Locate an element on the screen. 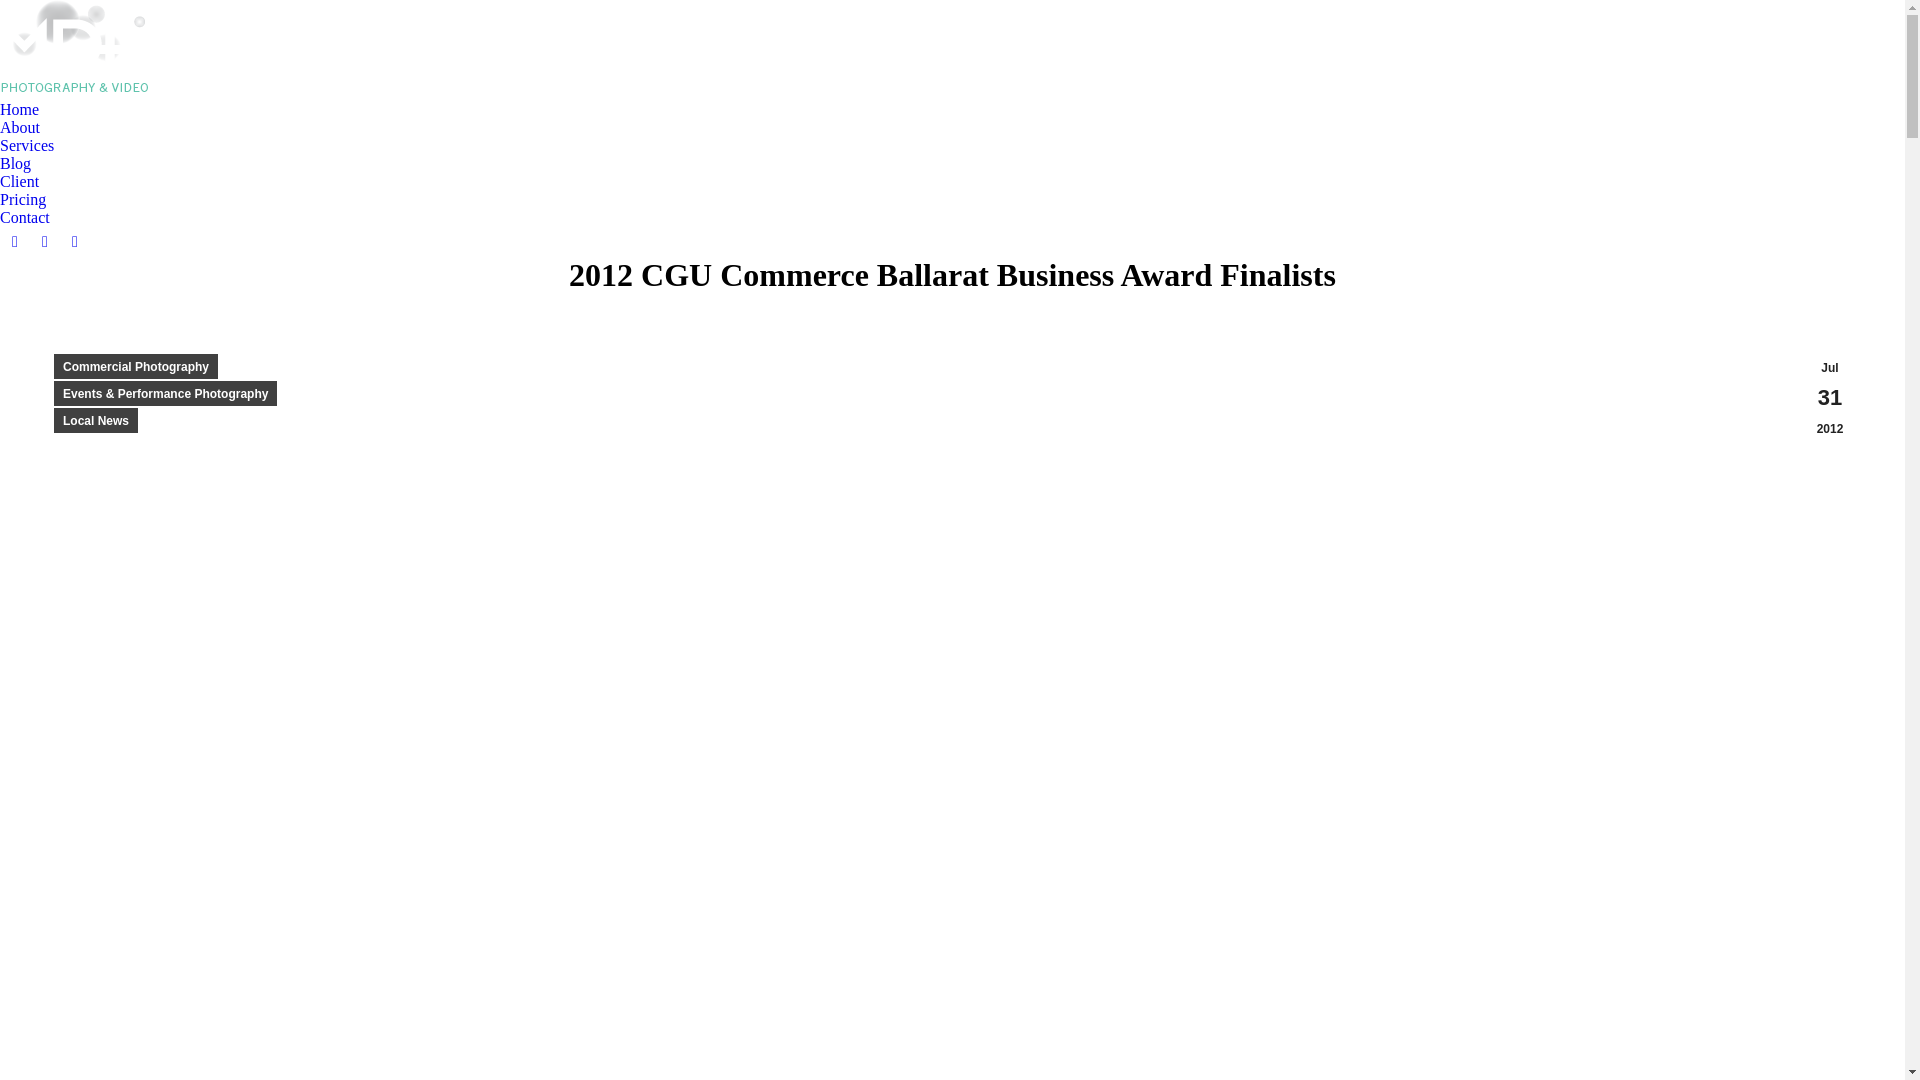 The height and width of the screenshot is (1080, 1920). 'Contact' is located at coordinates (0, 218).